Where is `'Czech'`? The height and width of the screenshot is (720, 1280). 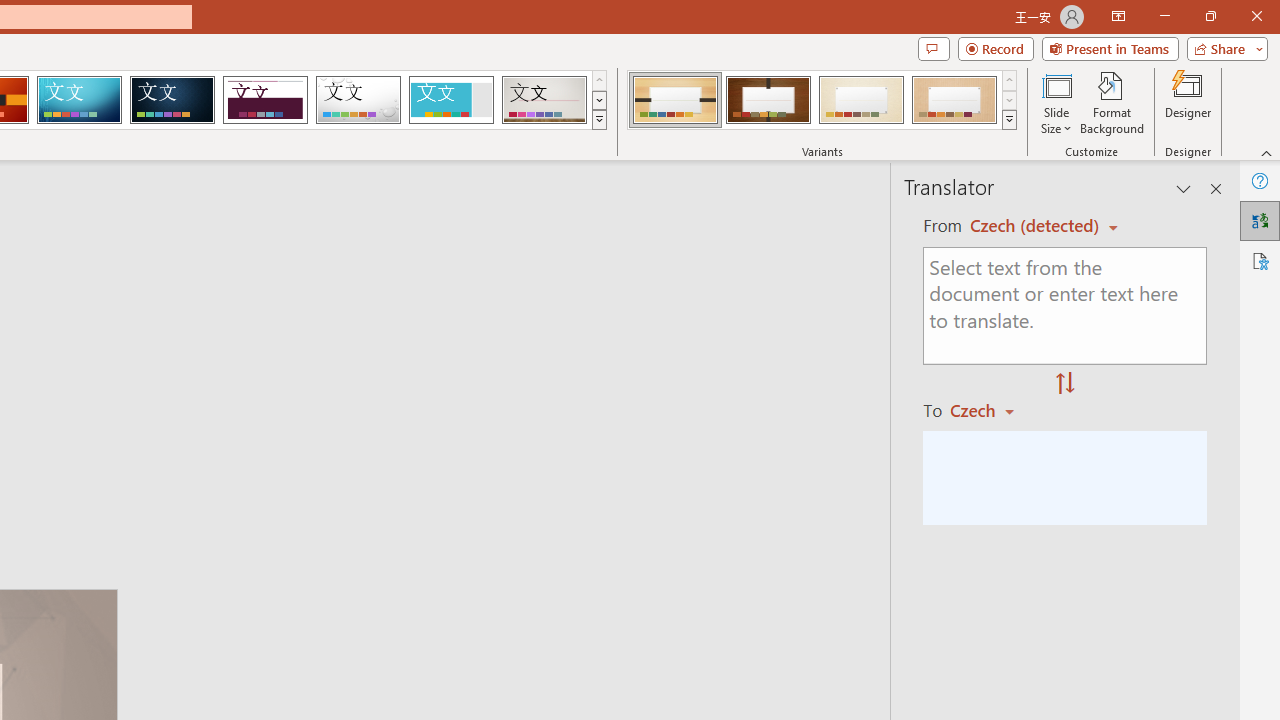
'Czech' is located at coordinates (991, 409).